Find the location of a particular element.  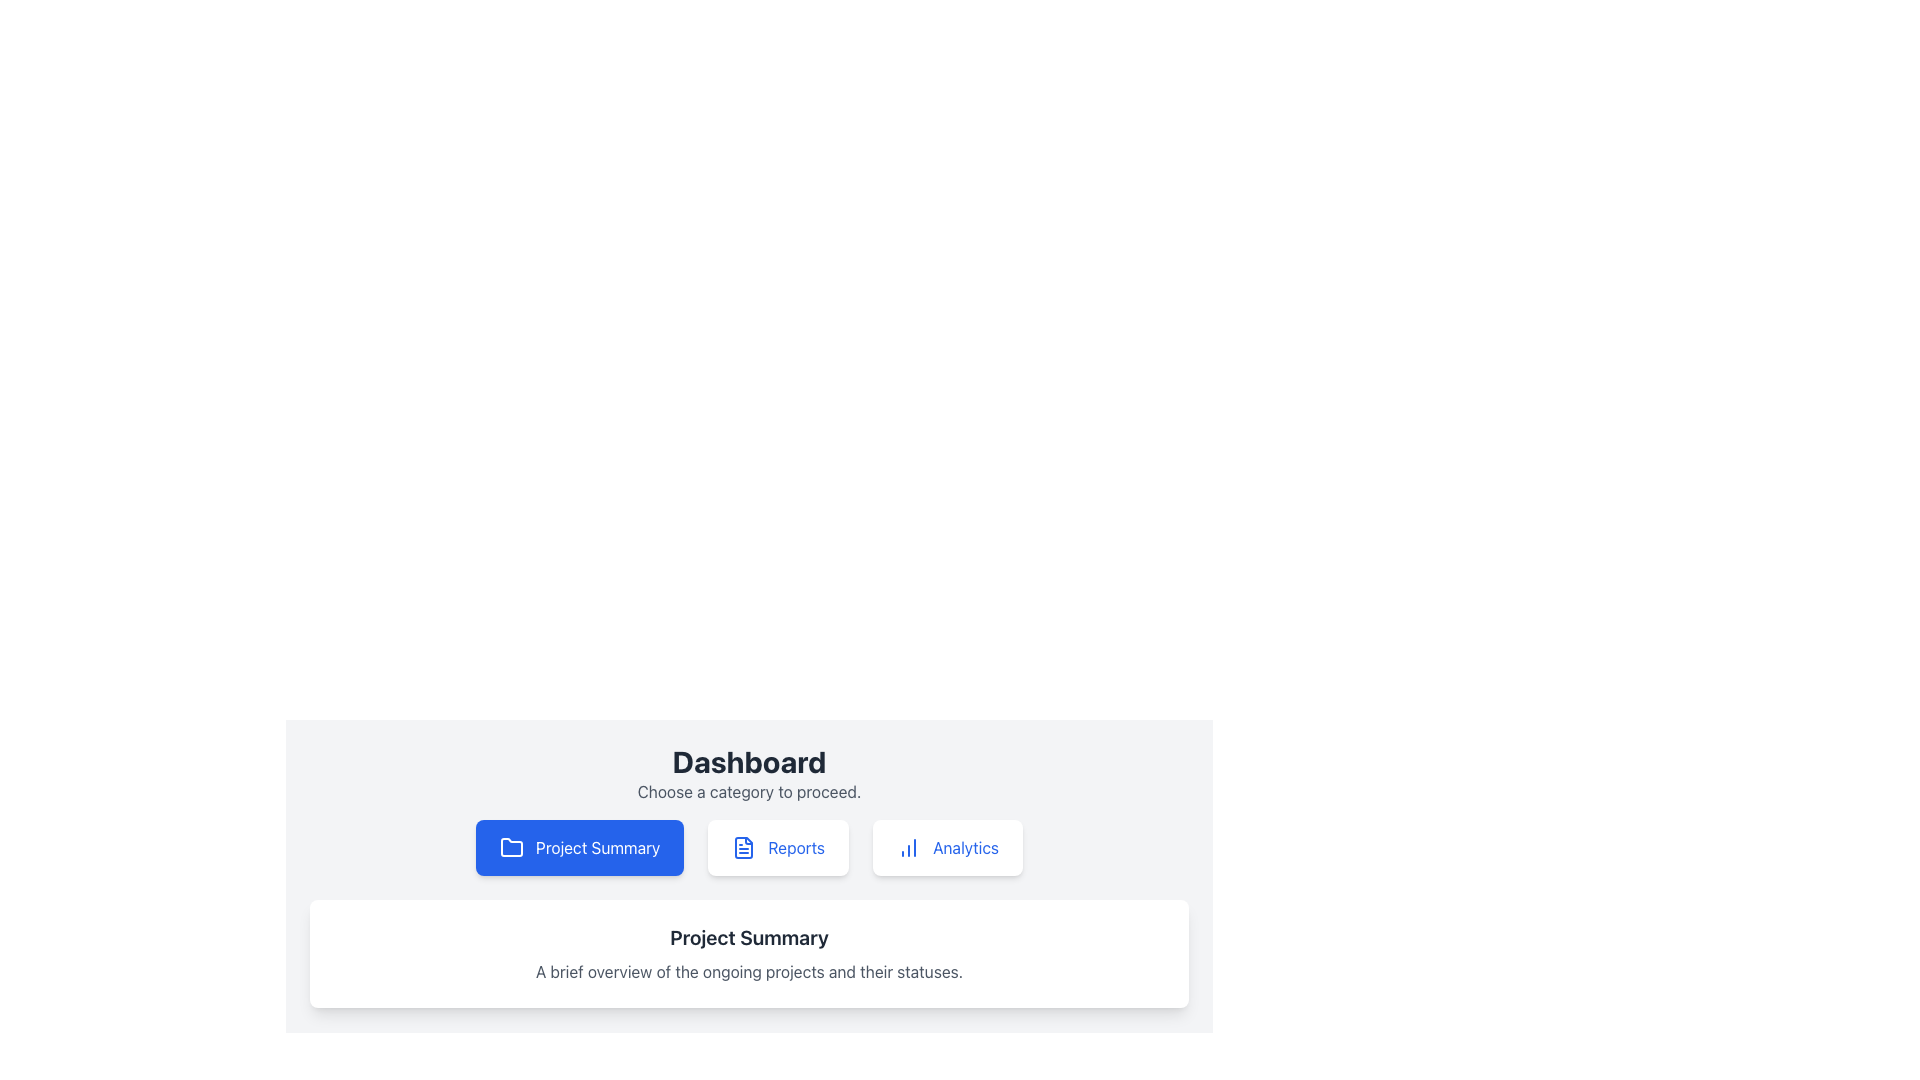

the 'Analytics' text label in the horizontal navigation menu below the 'Dashboard' header is located at coordinates (965, 848).